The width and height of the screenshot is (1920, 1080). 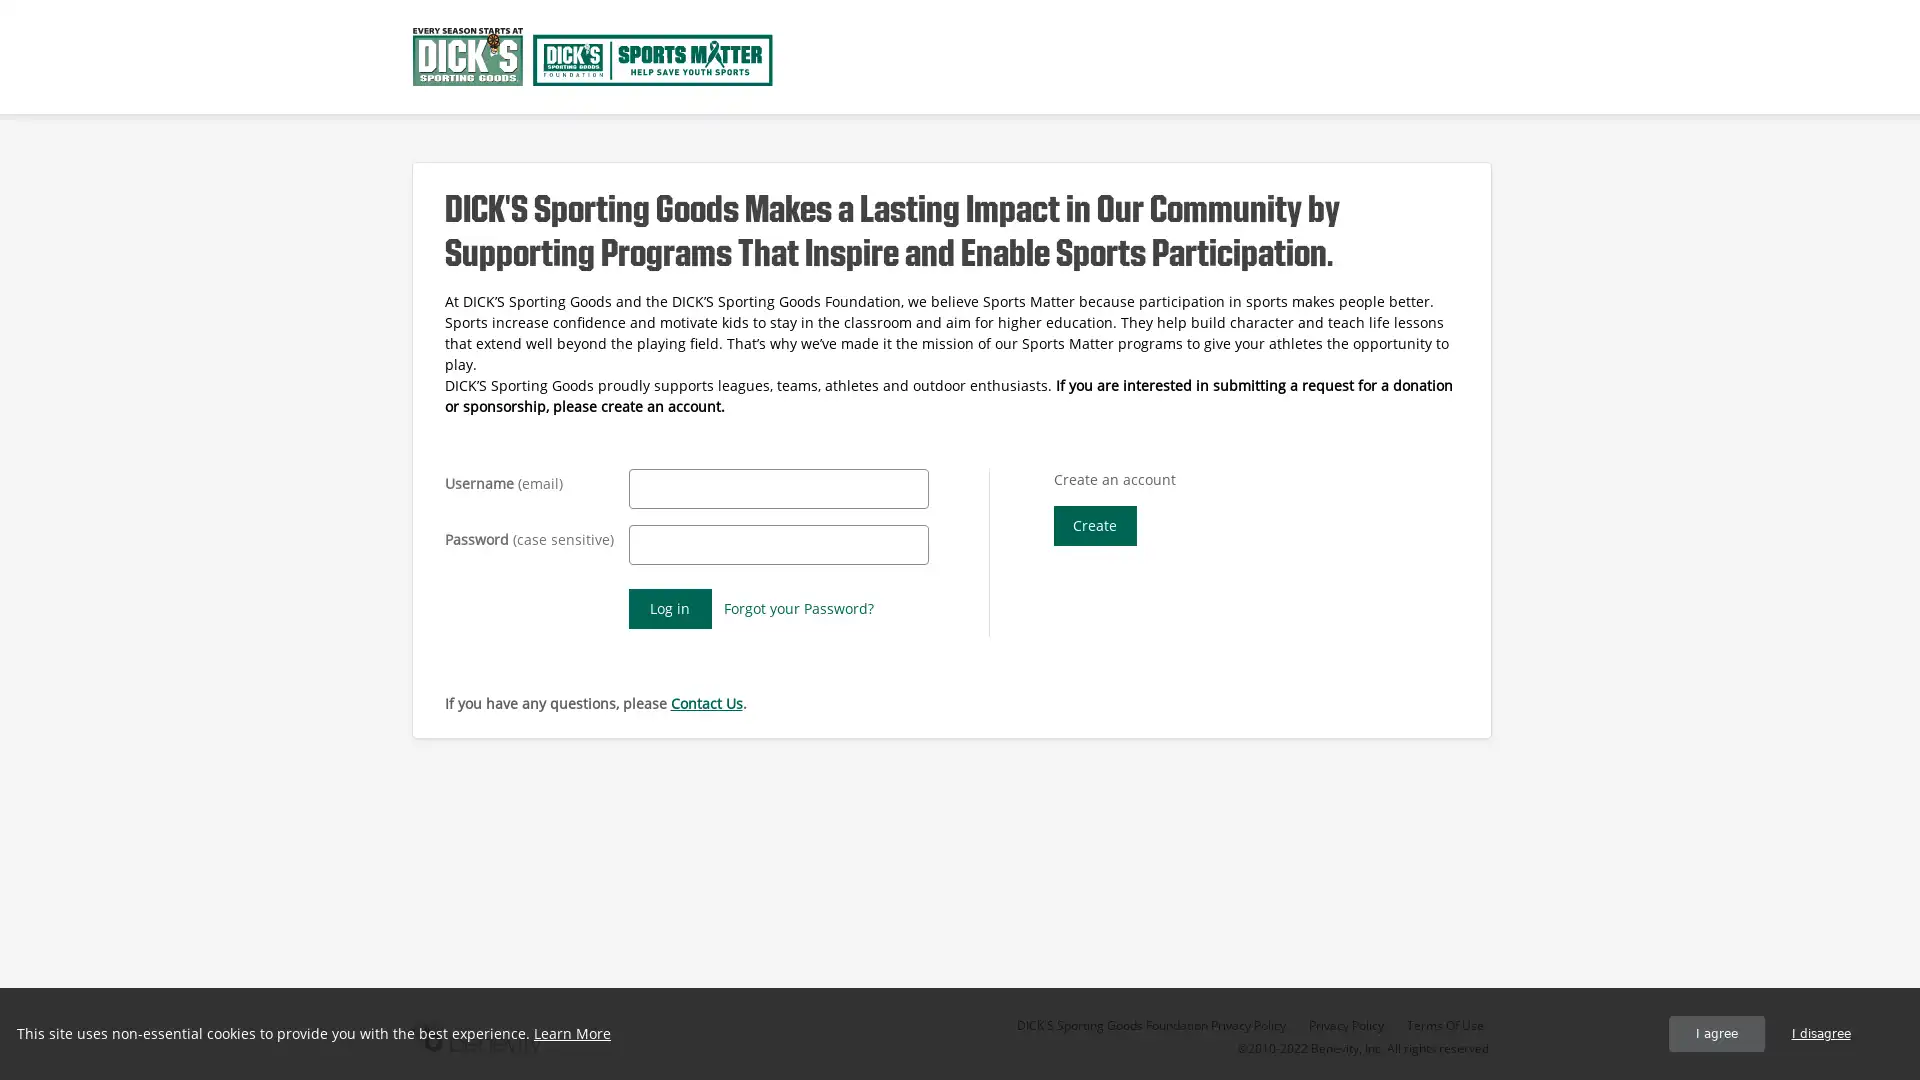 What do you see at coordinates (1716, 1033) in the screenshot?
I see `I agree` at bounding box center [1716, 1033].